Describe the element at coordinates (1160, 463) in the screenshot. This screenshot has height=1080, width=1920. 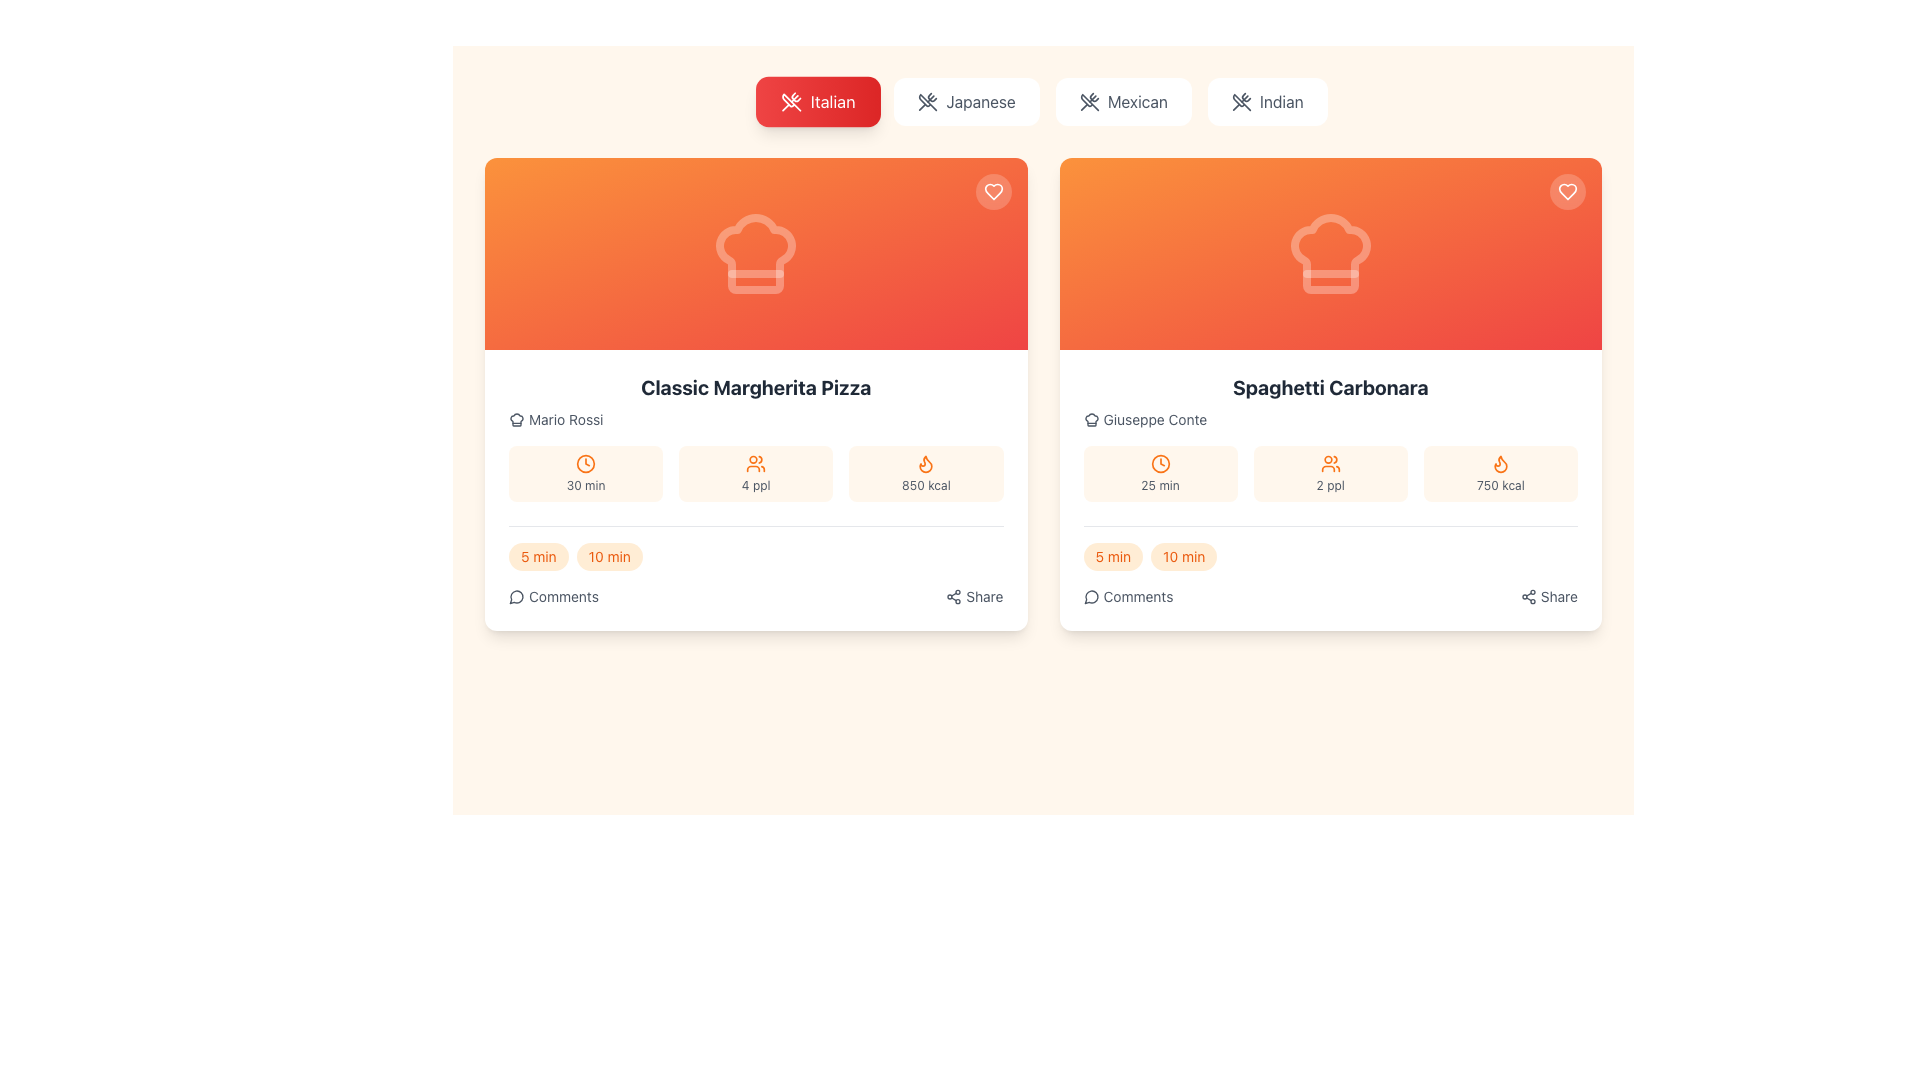
I see `the time preparation icon located above the '25 min' text in the right recipe card for 'Spaghetti Carbonara'` at that location.